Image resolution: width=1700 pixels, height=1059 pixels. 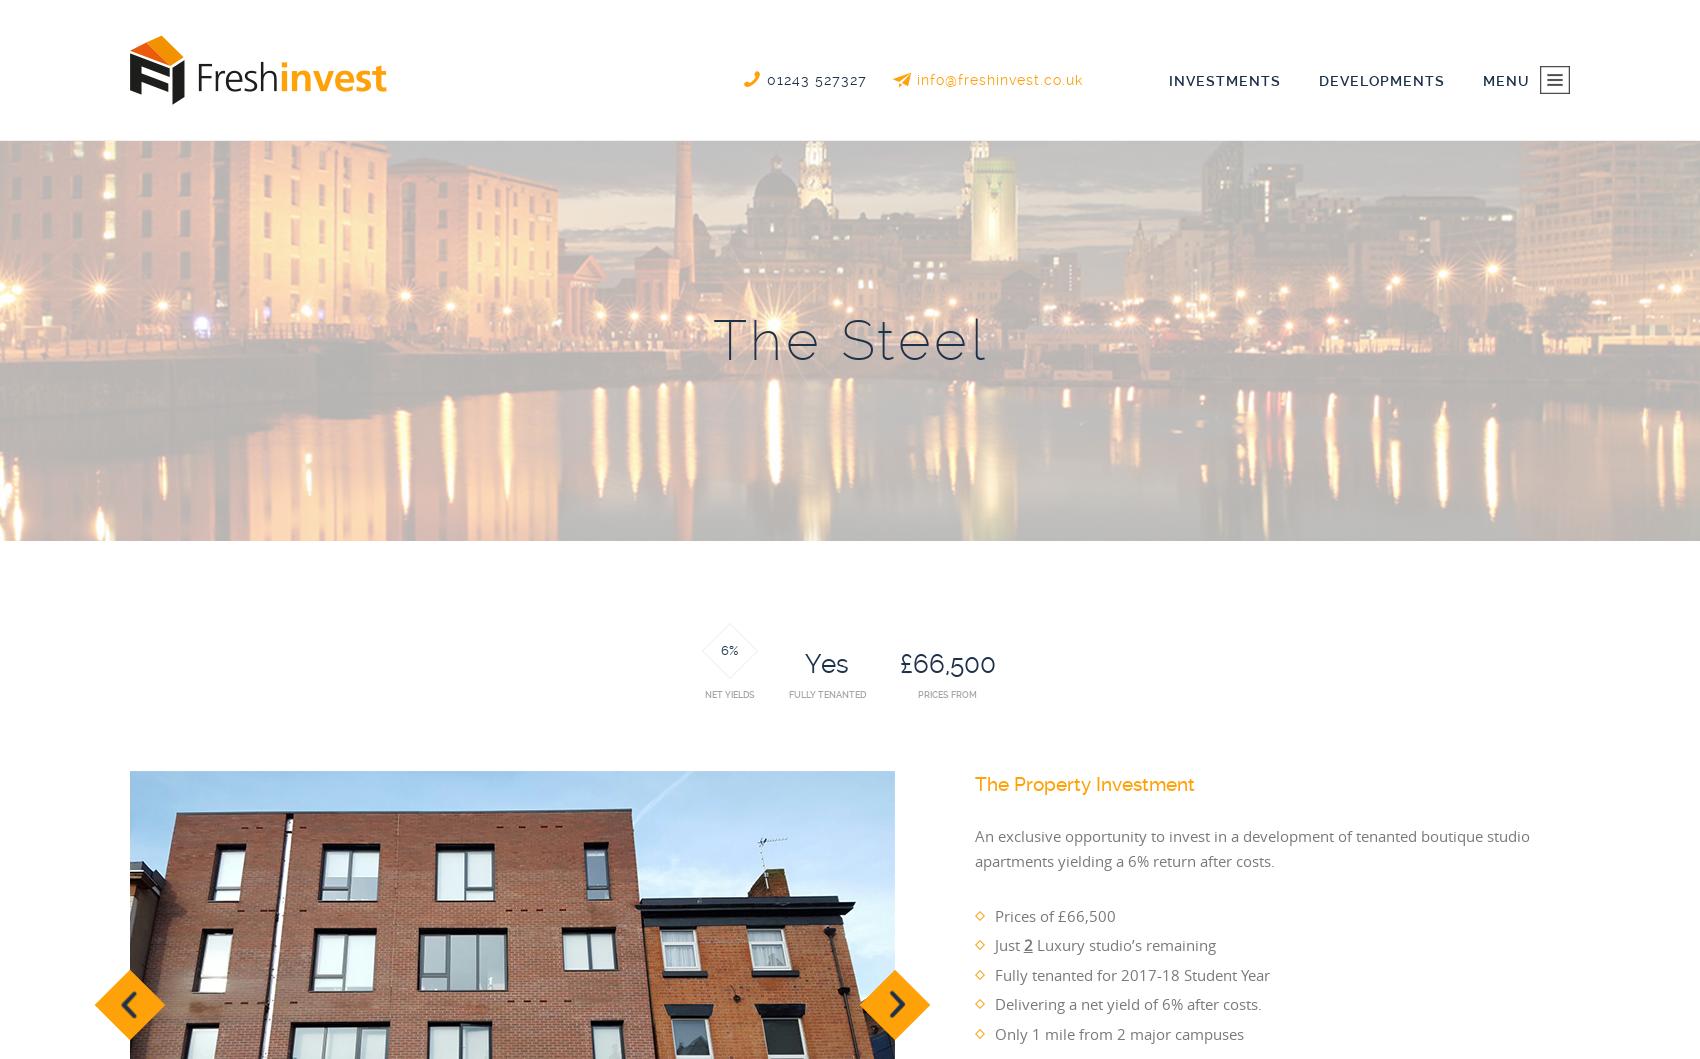 What do you see at coordinates (1601, 465) in the screenshot?
I see `'Blog'` at bounding box center [1601, 465].